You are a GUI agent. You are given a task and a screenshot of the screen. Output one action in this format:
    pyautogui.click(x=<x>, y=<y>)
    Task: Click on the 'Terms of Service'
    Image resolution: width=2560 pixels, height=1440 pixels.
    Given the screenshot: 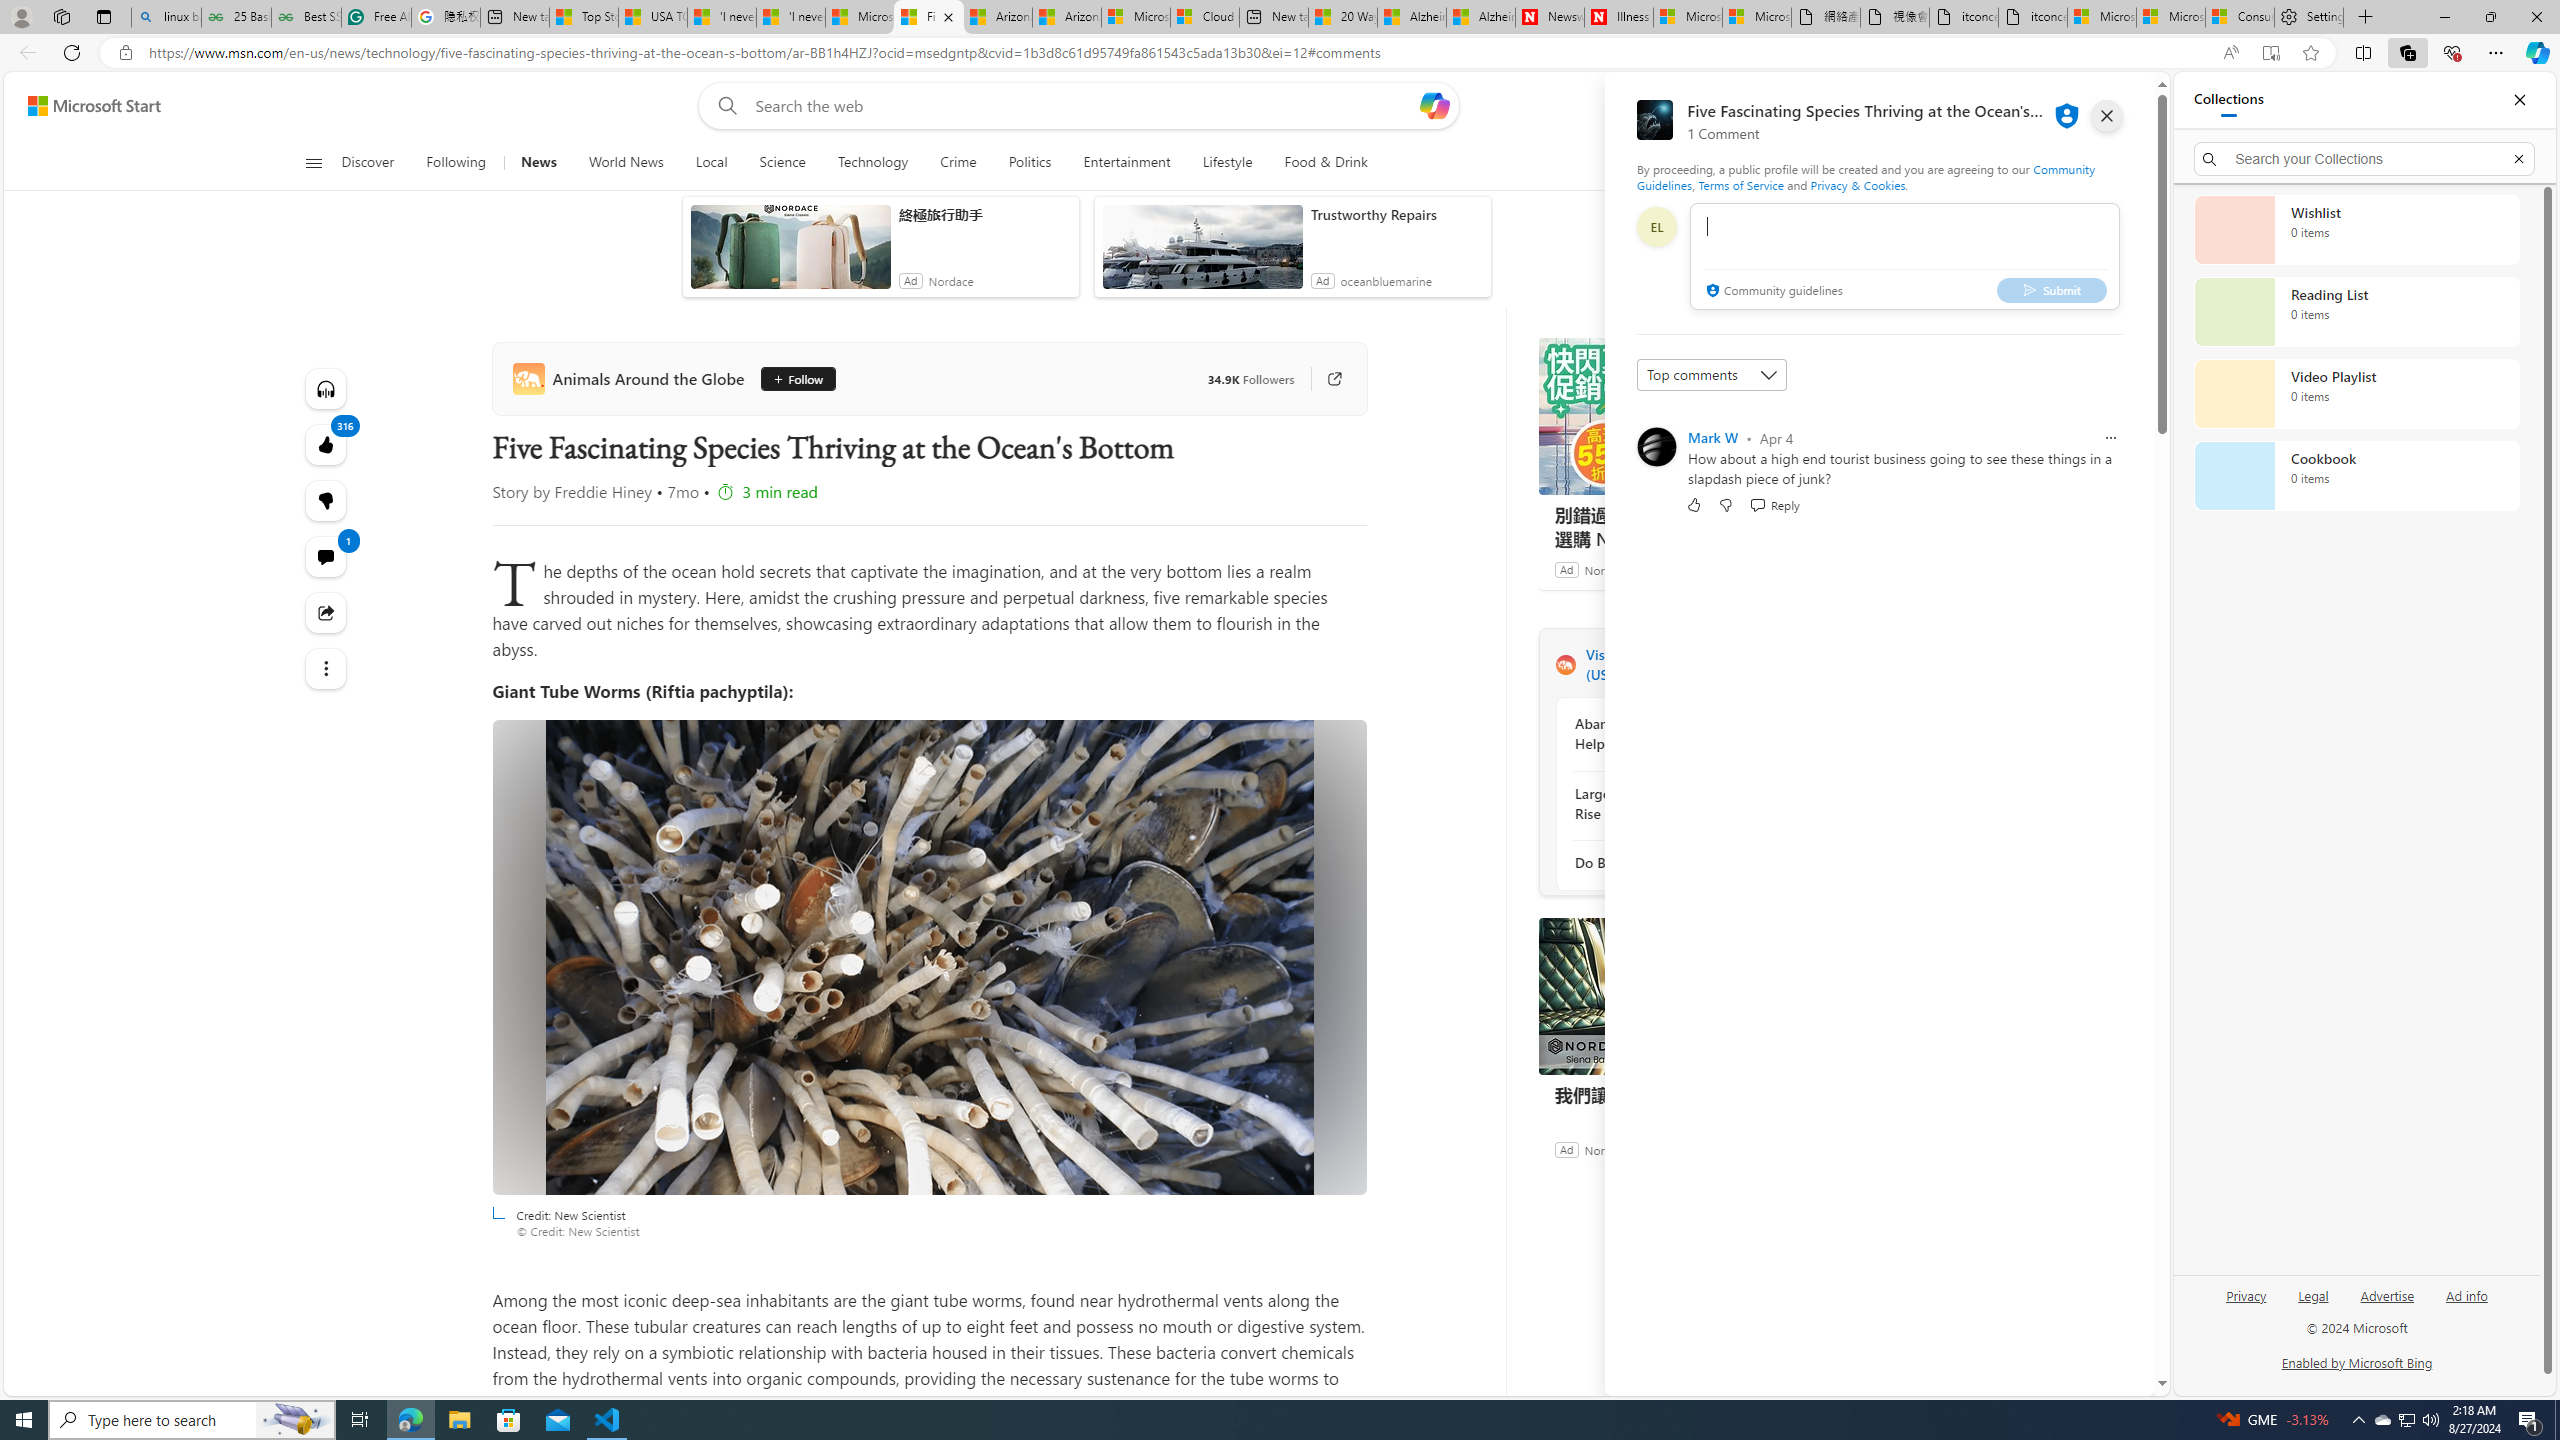 What is the action you would take?
    pyautogui.click(x=1740, y=184)
    